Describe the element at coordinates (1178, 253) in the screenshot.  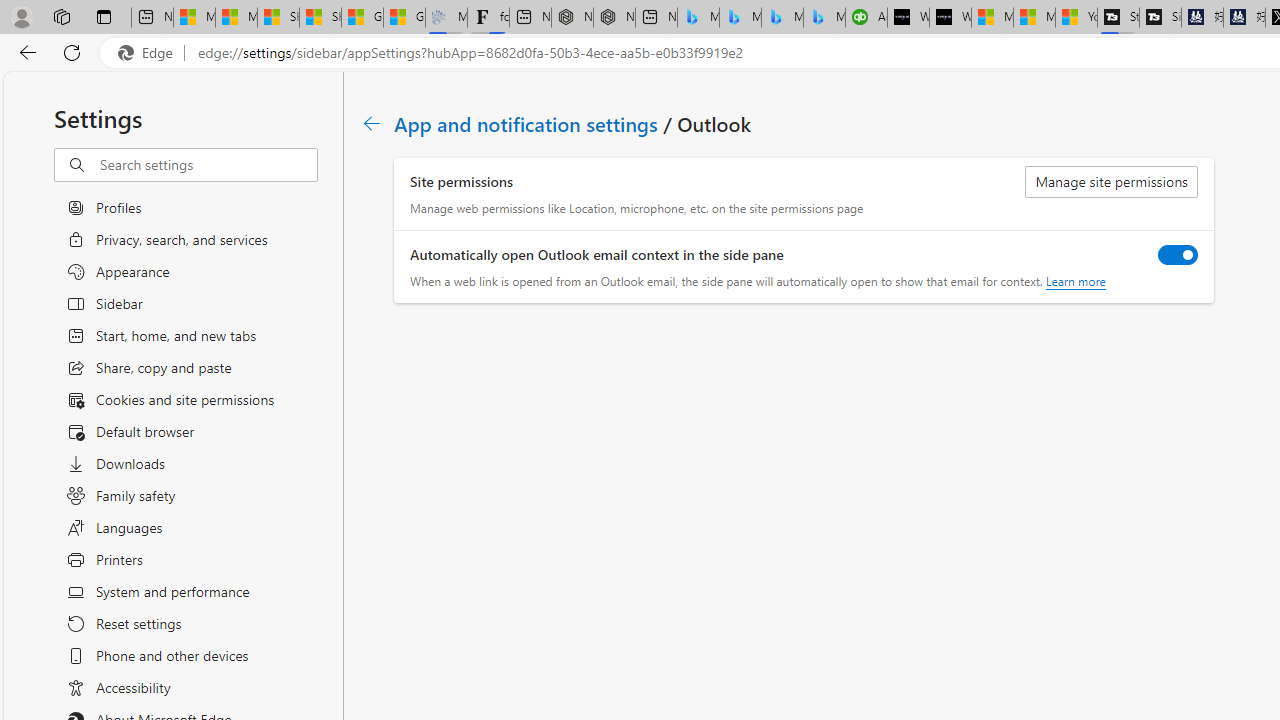
I see `'Automatically open Outlook email context in the side pane'` at that location.